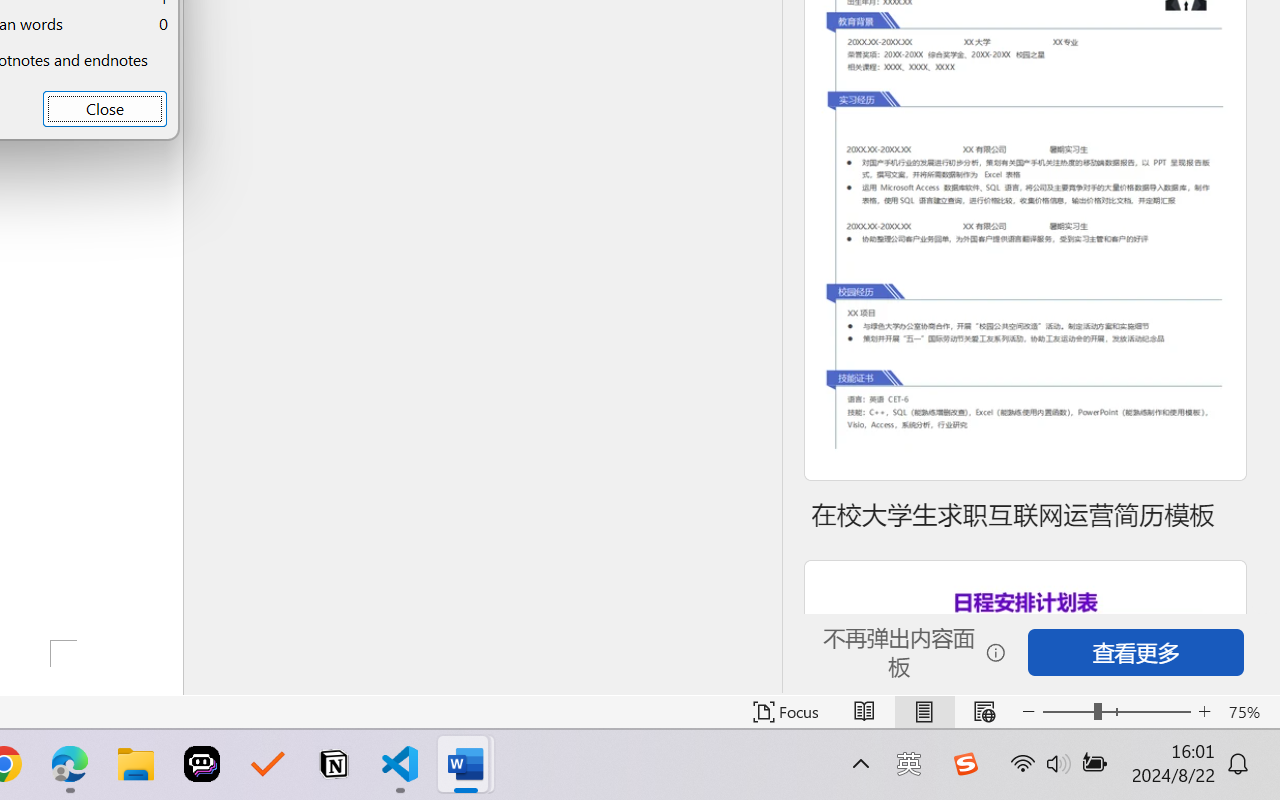 The image size is (1280, 800). I want to click on 'Focus ', so click(785, 711).